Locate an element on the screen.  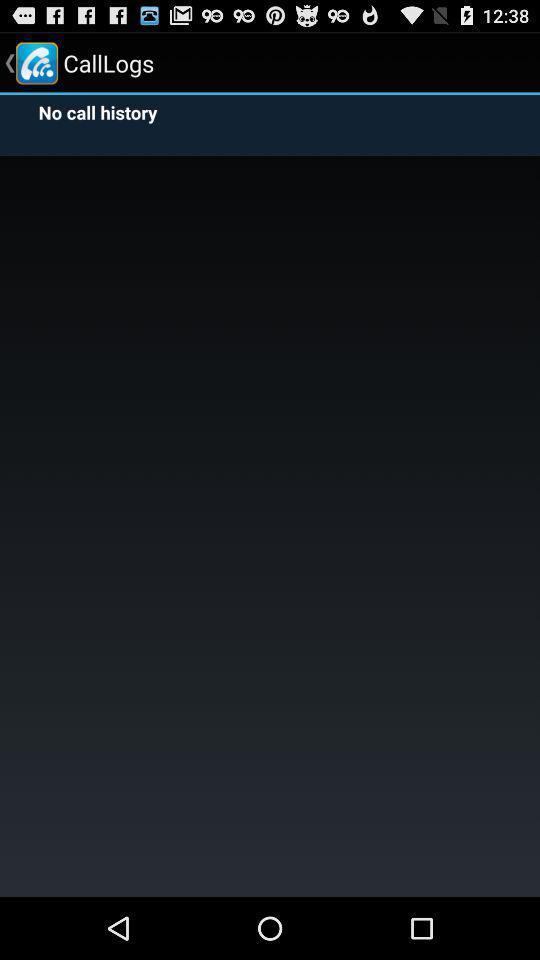
no call history item is located at coordinates (92, 112).